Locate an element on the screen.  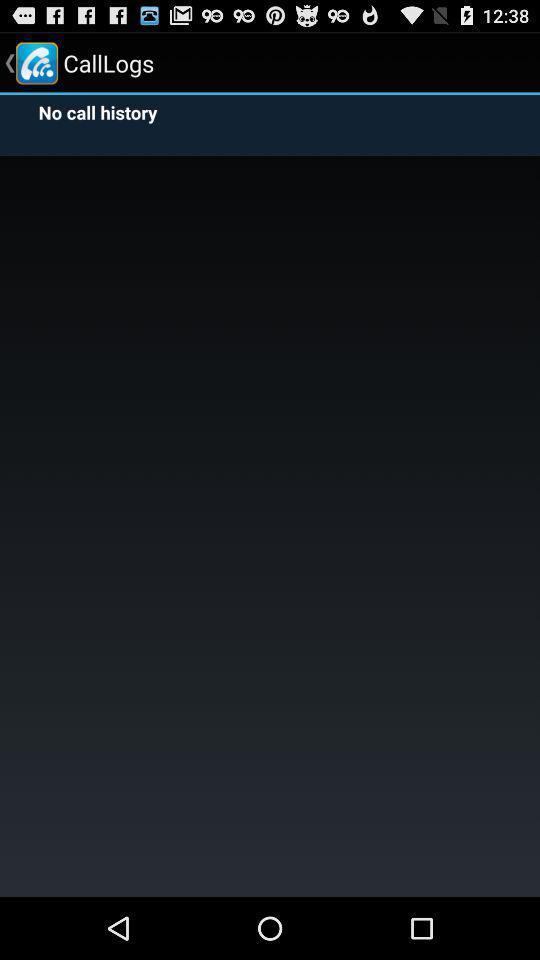
no call history item is located at coordinates (92, 112).